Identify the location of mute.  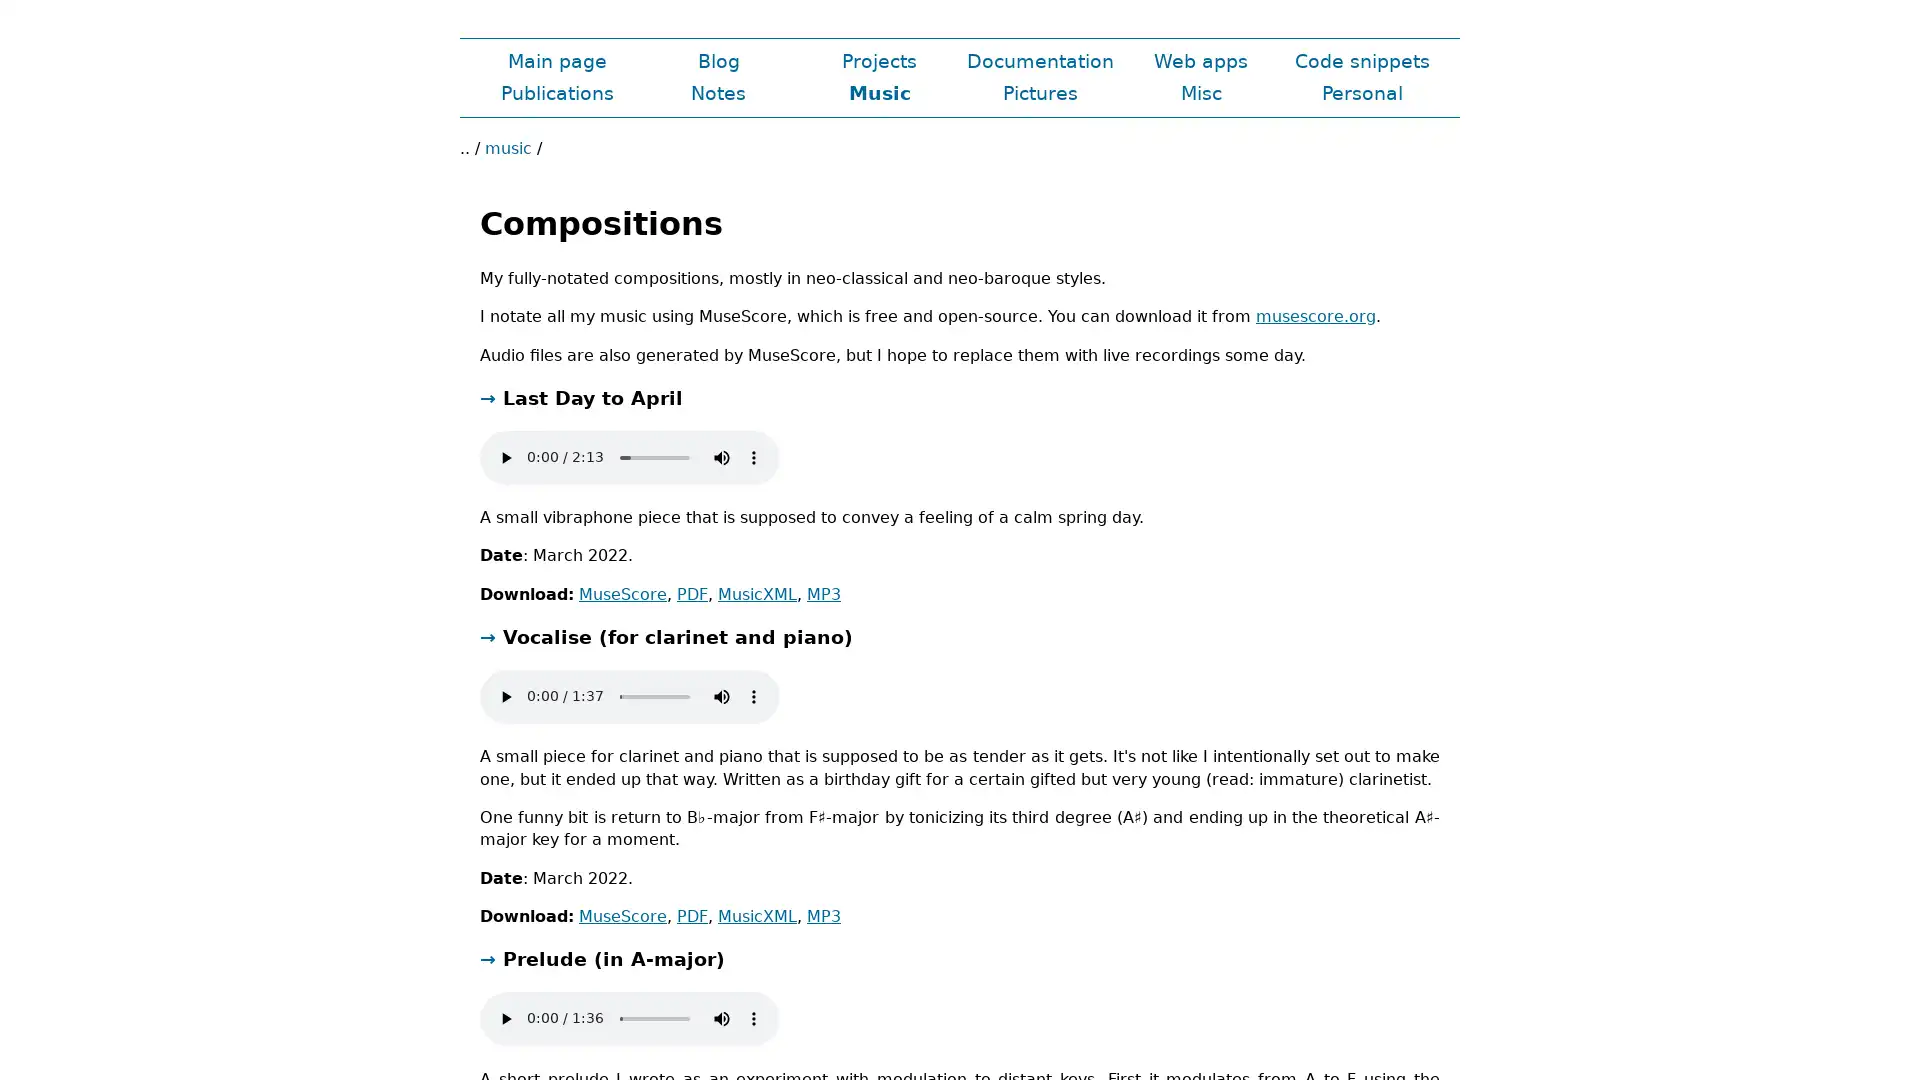
(720, 1018).